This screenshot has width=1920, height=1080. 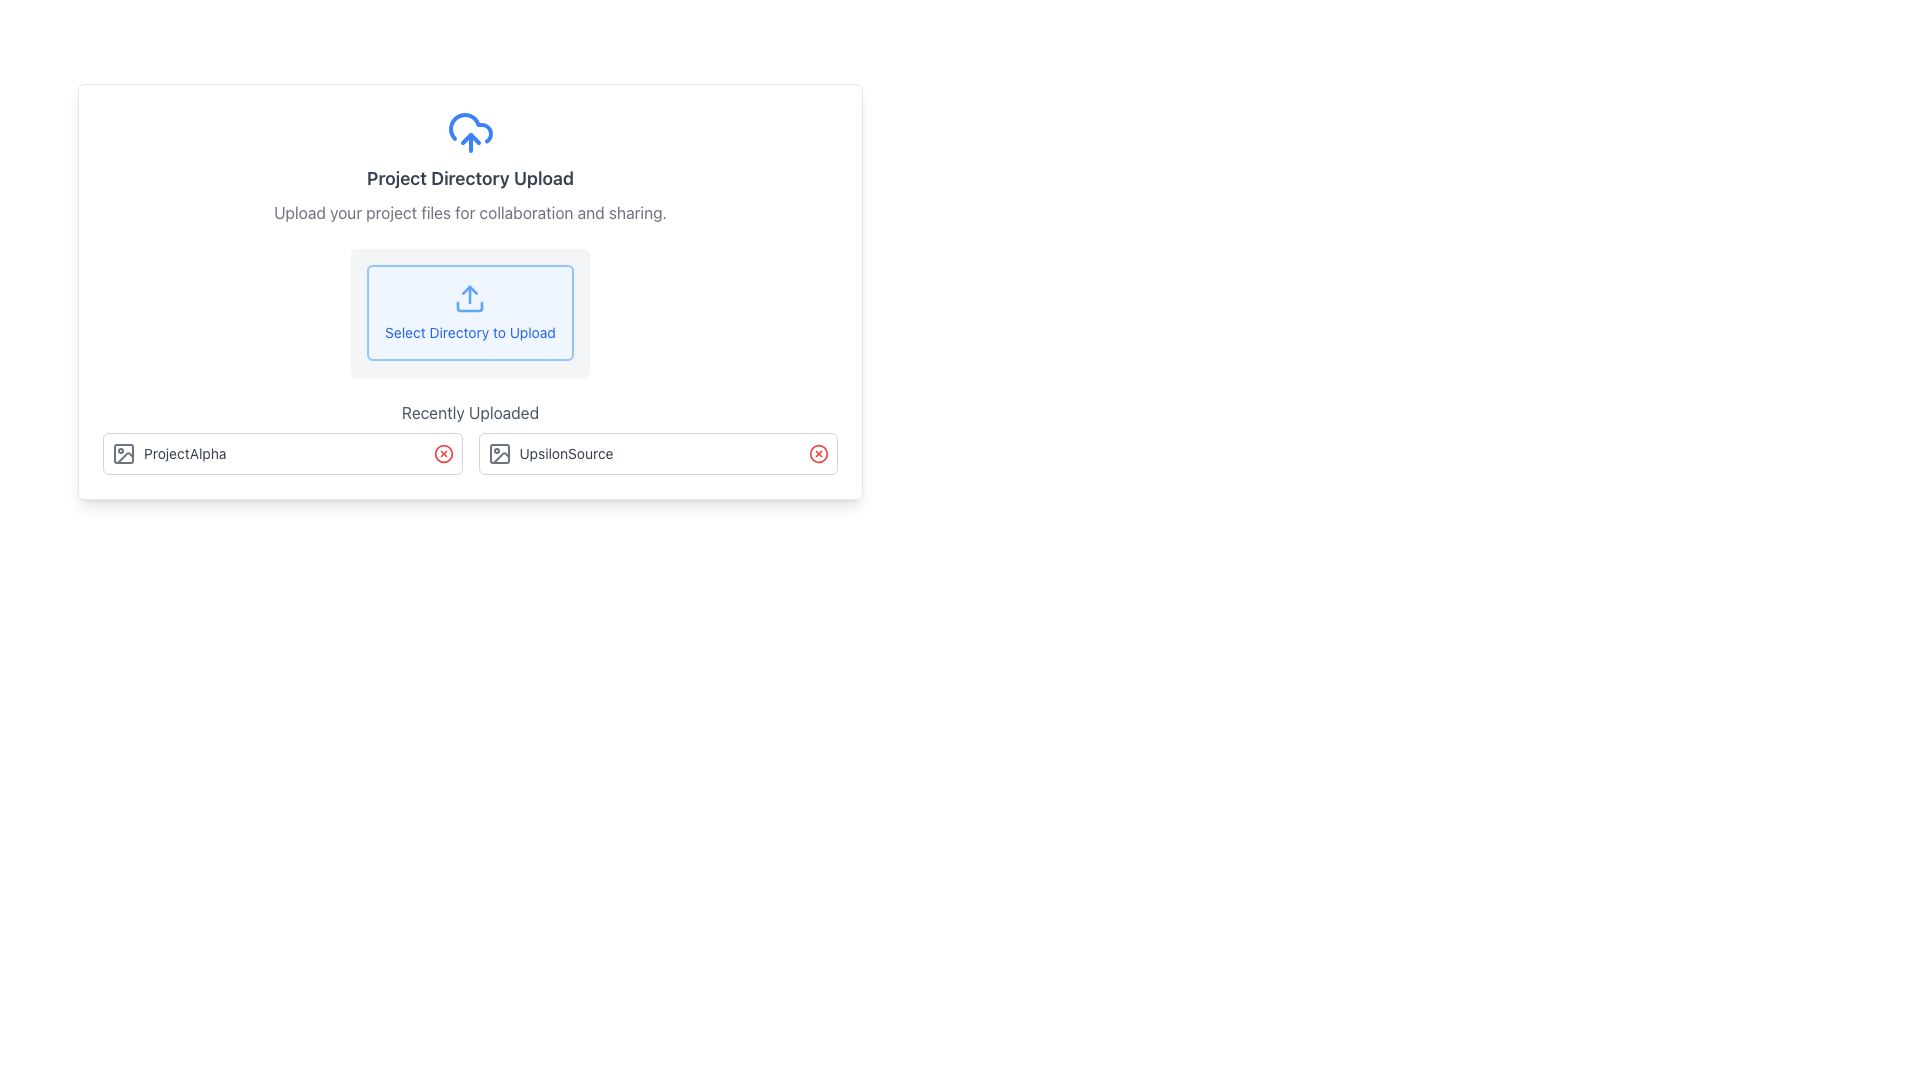 What do you see at coordinates (469, 292) in the screenshot?
I see `the action button for selecting a directory to upload files for collaboration and sharing, located below the title 'Project Directory Upload' and above 'Recently Uploaded'` at bounding box center [469, 292].